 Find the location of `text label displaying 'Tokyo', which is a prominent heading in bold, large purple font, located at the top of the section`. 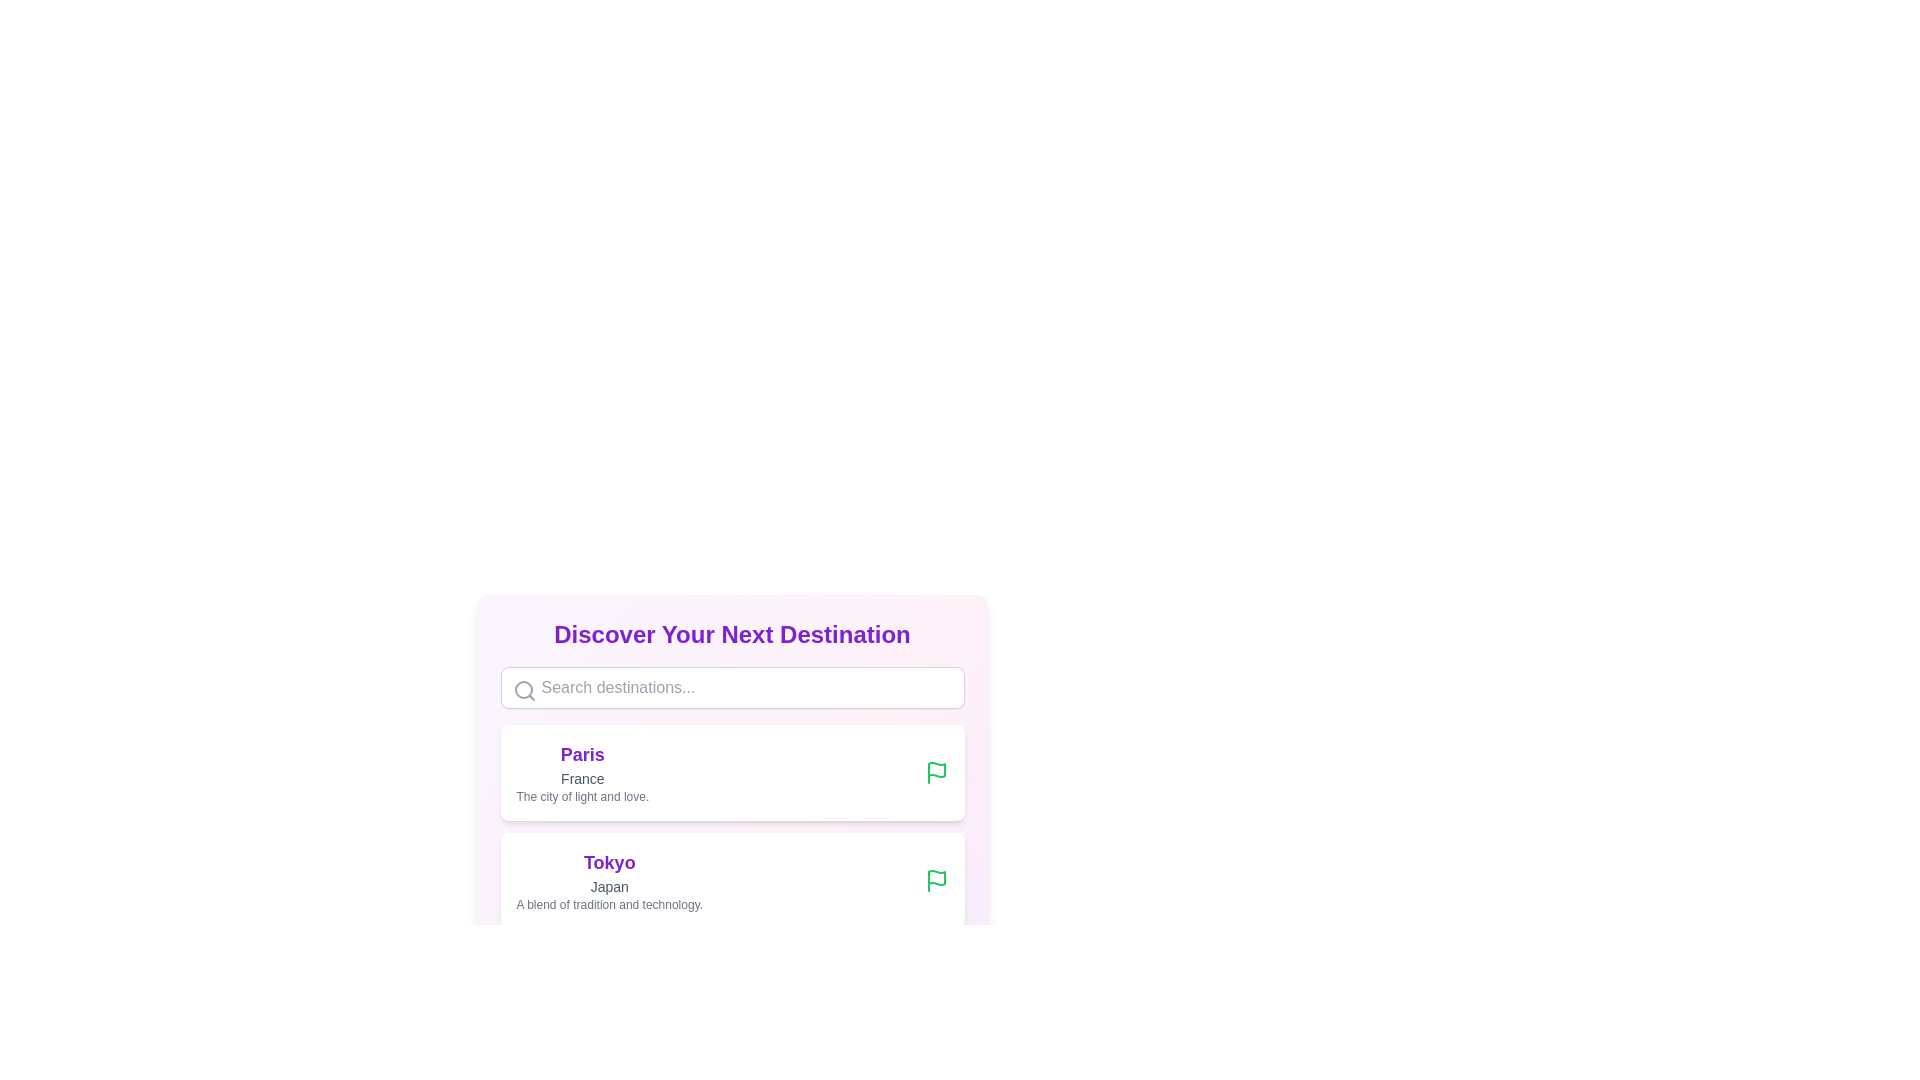

text label displaying 'Tokyo', which is a prominent heading in bold, large purple font, located at the top of the section is located at coordinates (608, 862).